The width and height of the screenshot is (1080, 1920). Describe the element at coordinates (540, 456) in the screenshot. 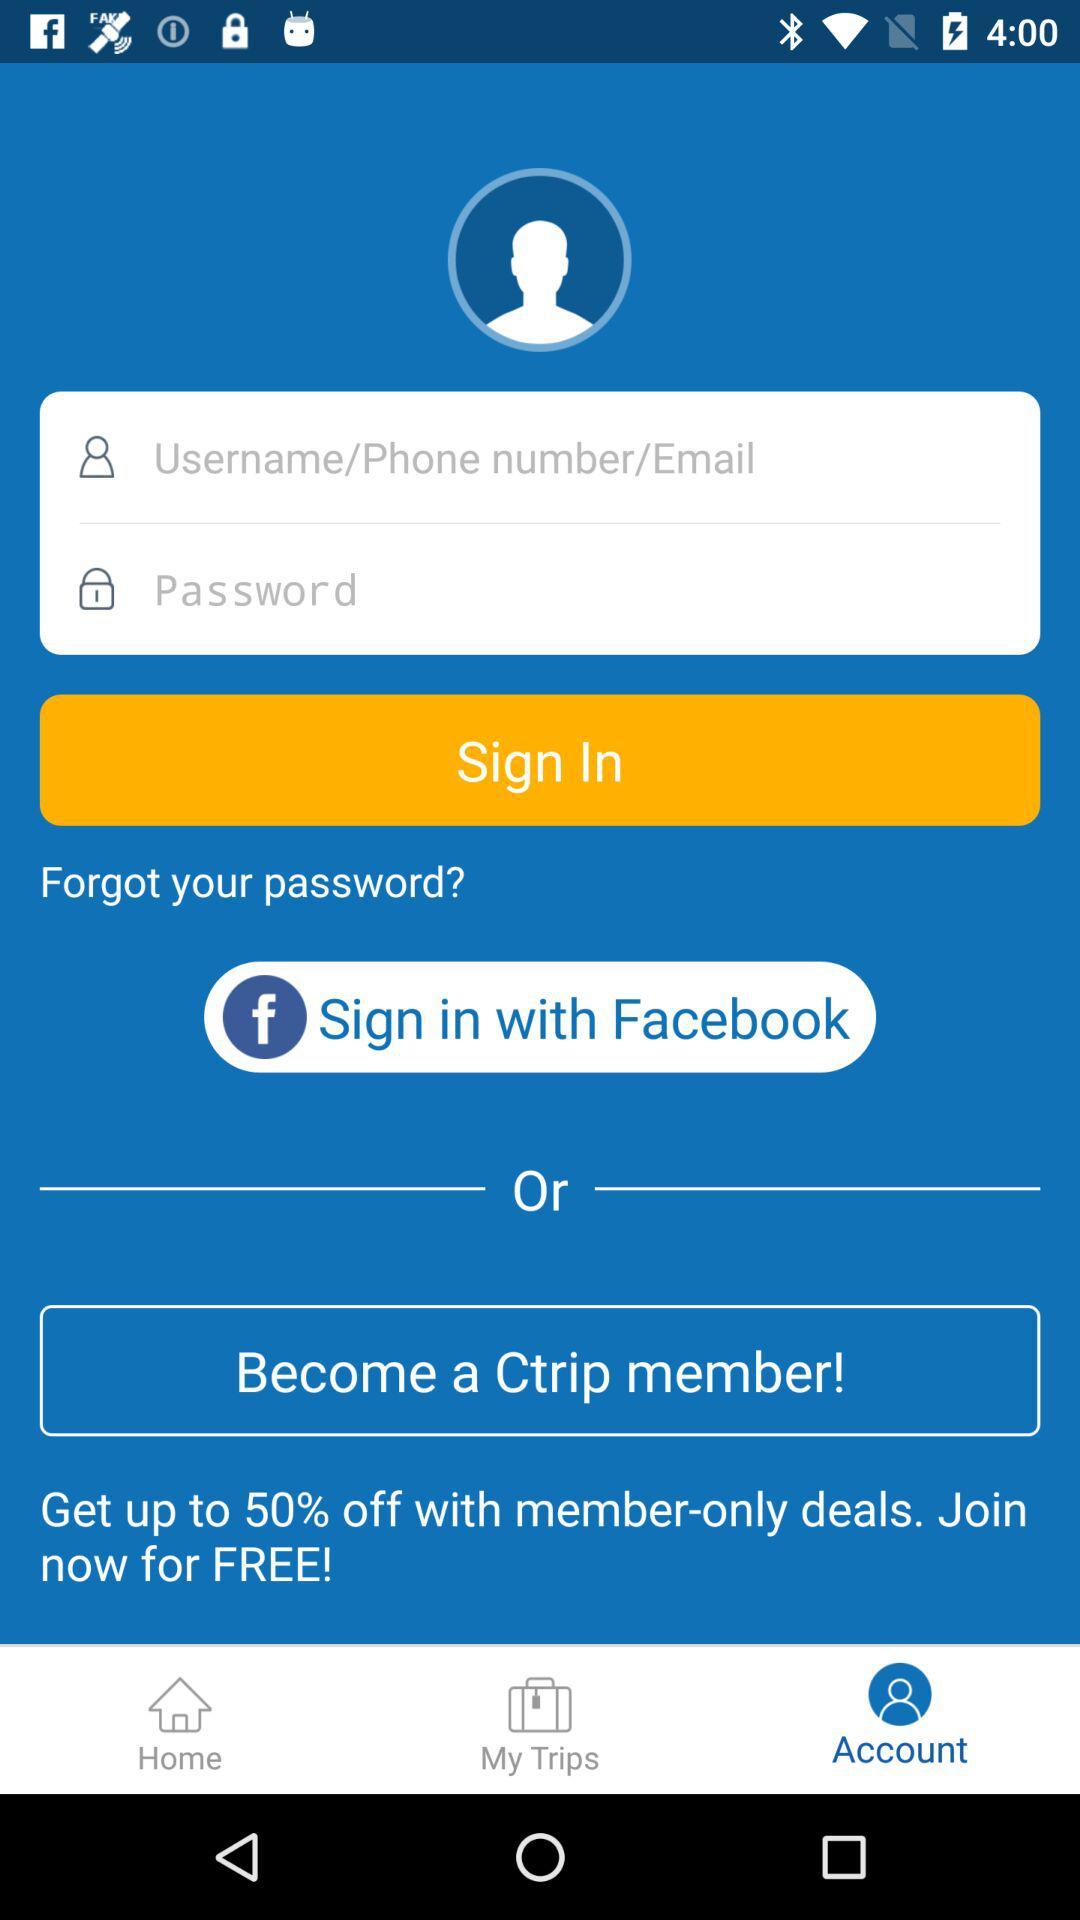

I see `type your username phone or email` at that location.